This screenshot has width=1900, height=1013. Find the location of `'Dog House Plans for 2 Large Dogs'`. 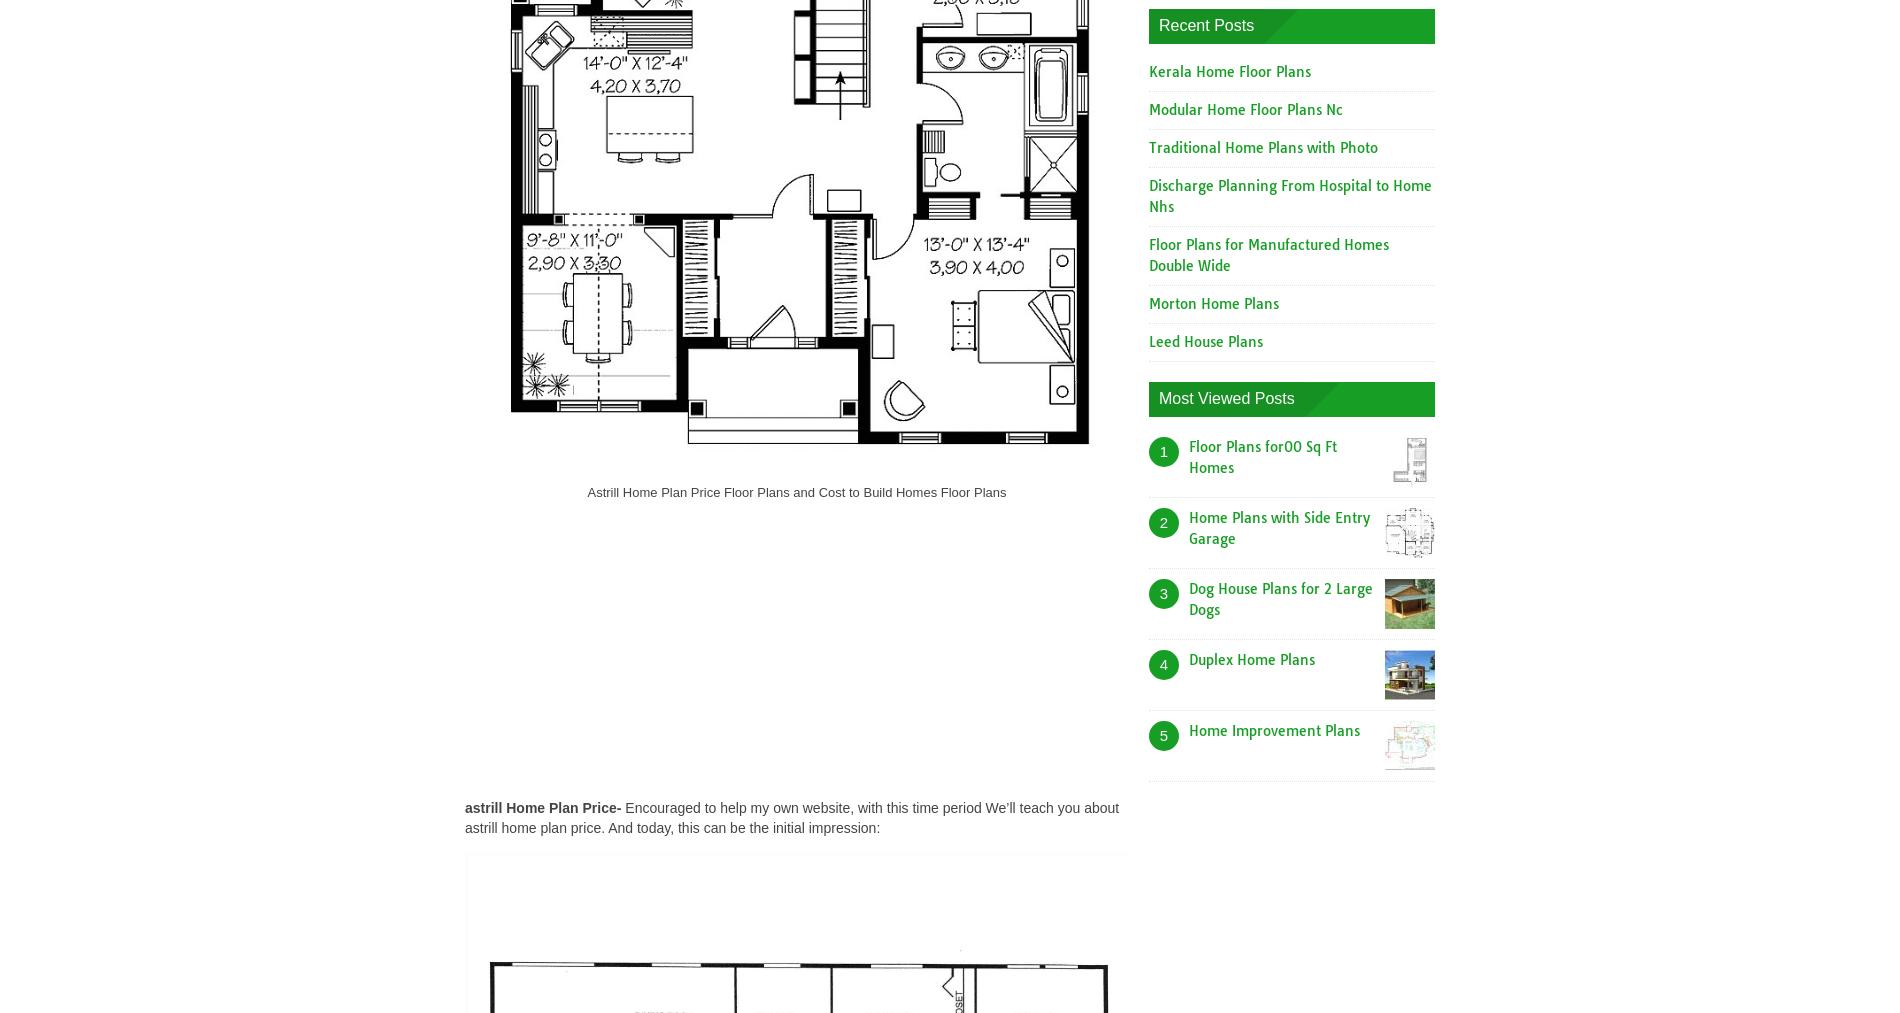

'Dog House Plans for 2 Large Dogs' is located at coordinates (1188, 598).